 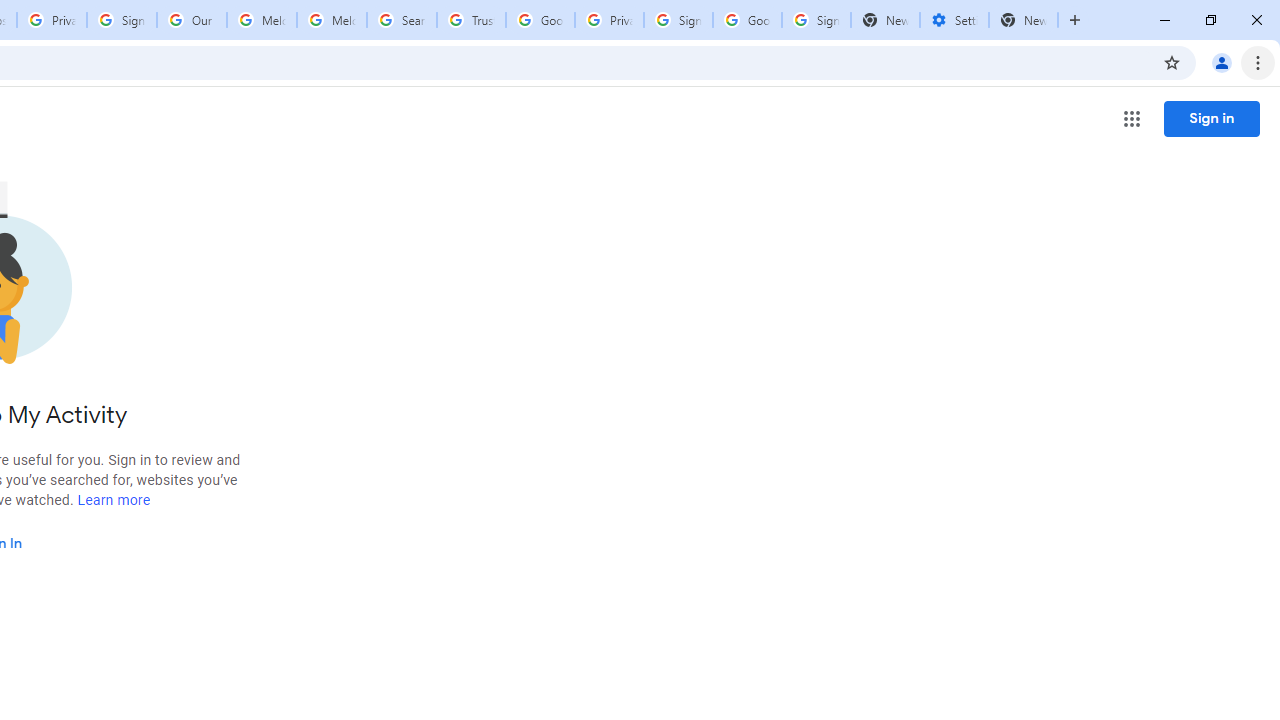 What do you see at coordinates (953, 20) in the screenshot?
I see `'Settings - Addresses and more'` at bounding box center [953, 20].